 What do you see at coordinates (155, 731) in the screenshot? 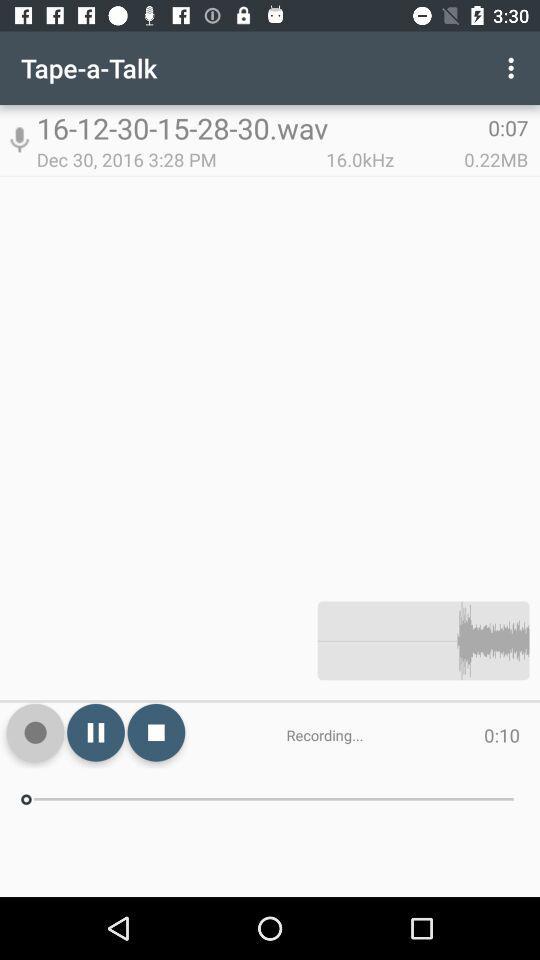
I see `item to the left of the recording... item` at bounding box center [155, 731].